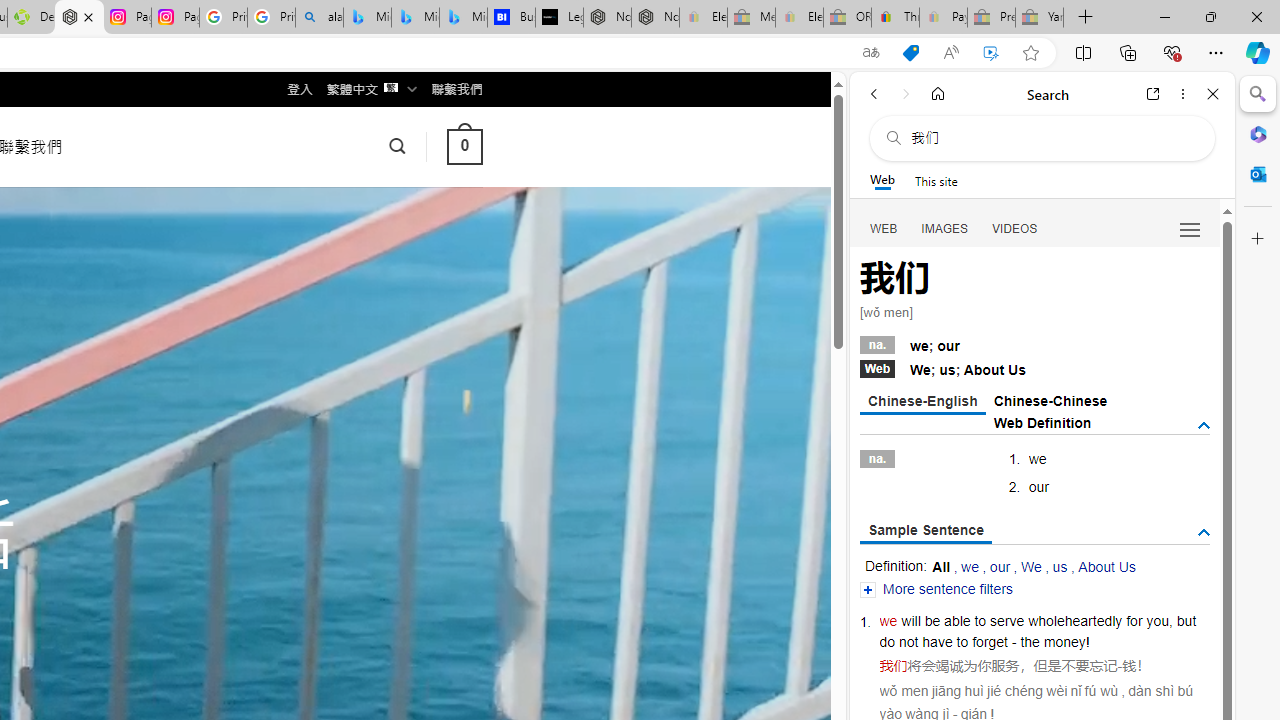 This screenshot has height=720, width=1280. I want to click on 'AutomationID: tgdef_sen', so click(1202, 532).